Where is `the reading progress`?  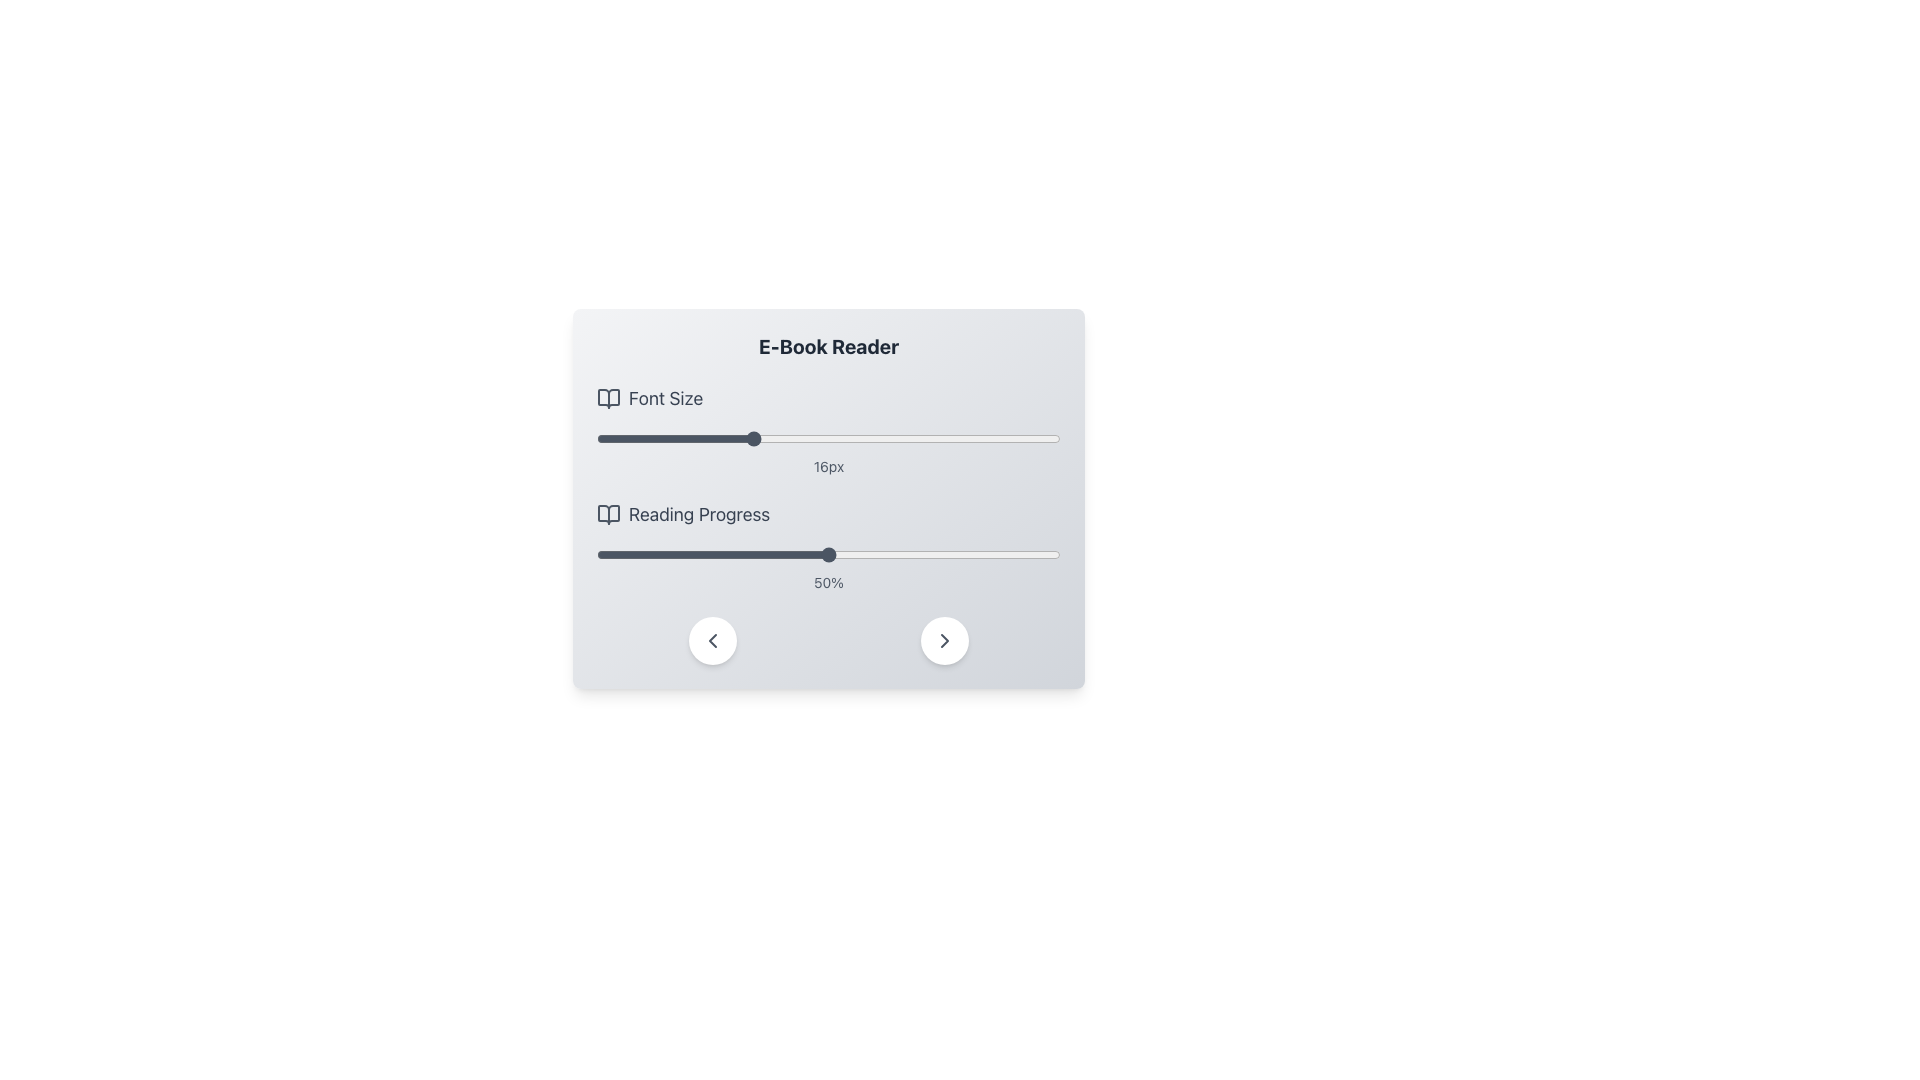 the reading progress is located at coordinates (982, 555).